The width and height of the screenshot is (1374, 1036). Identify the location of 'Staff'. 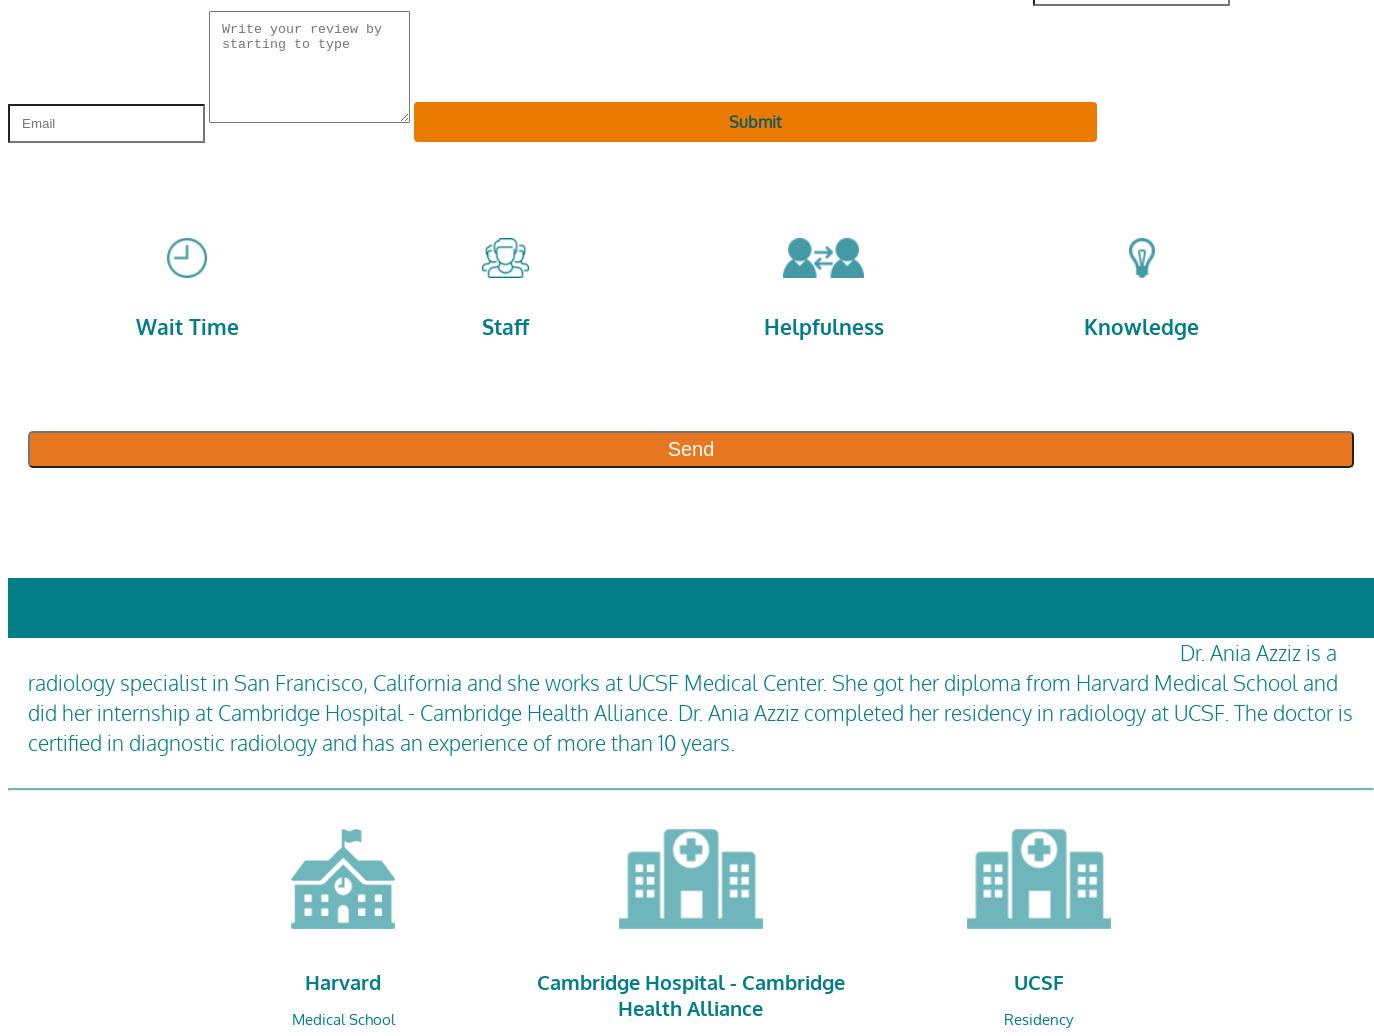
(504, 325).